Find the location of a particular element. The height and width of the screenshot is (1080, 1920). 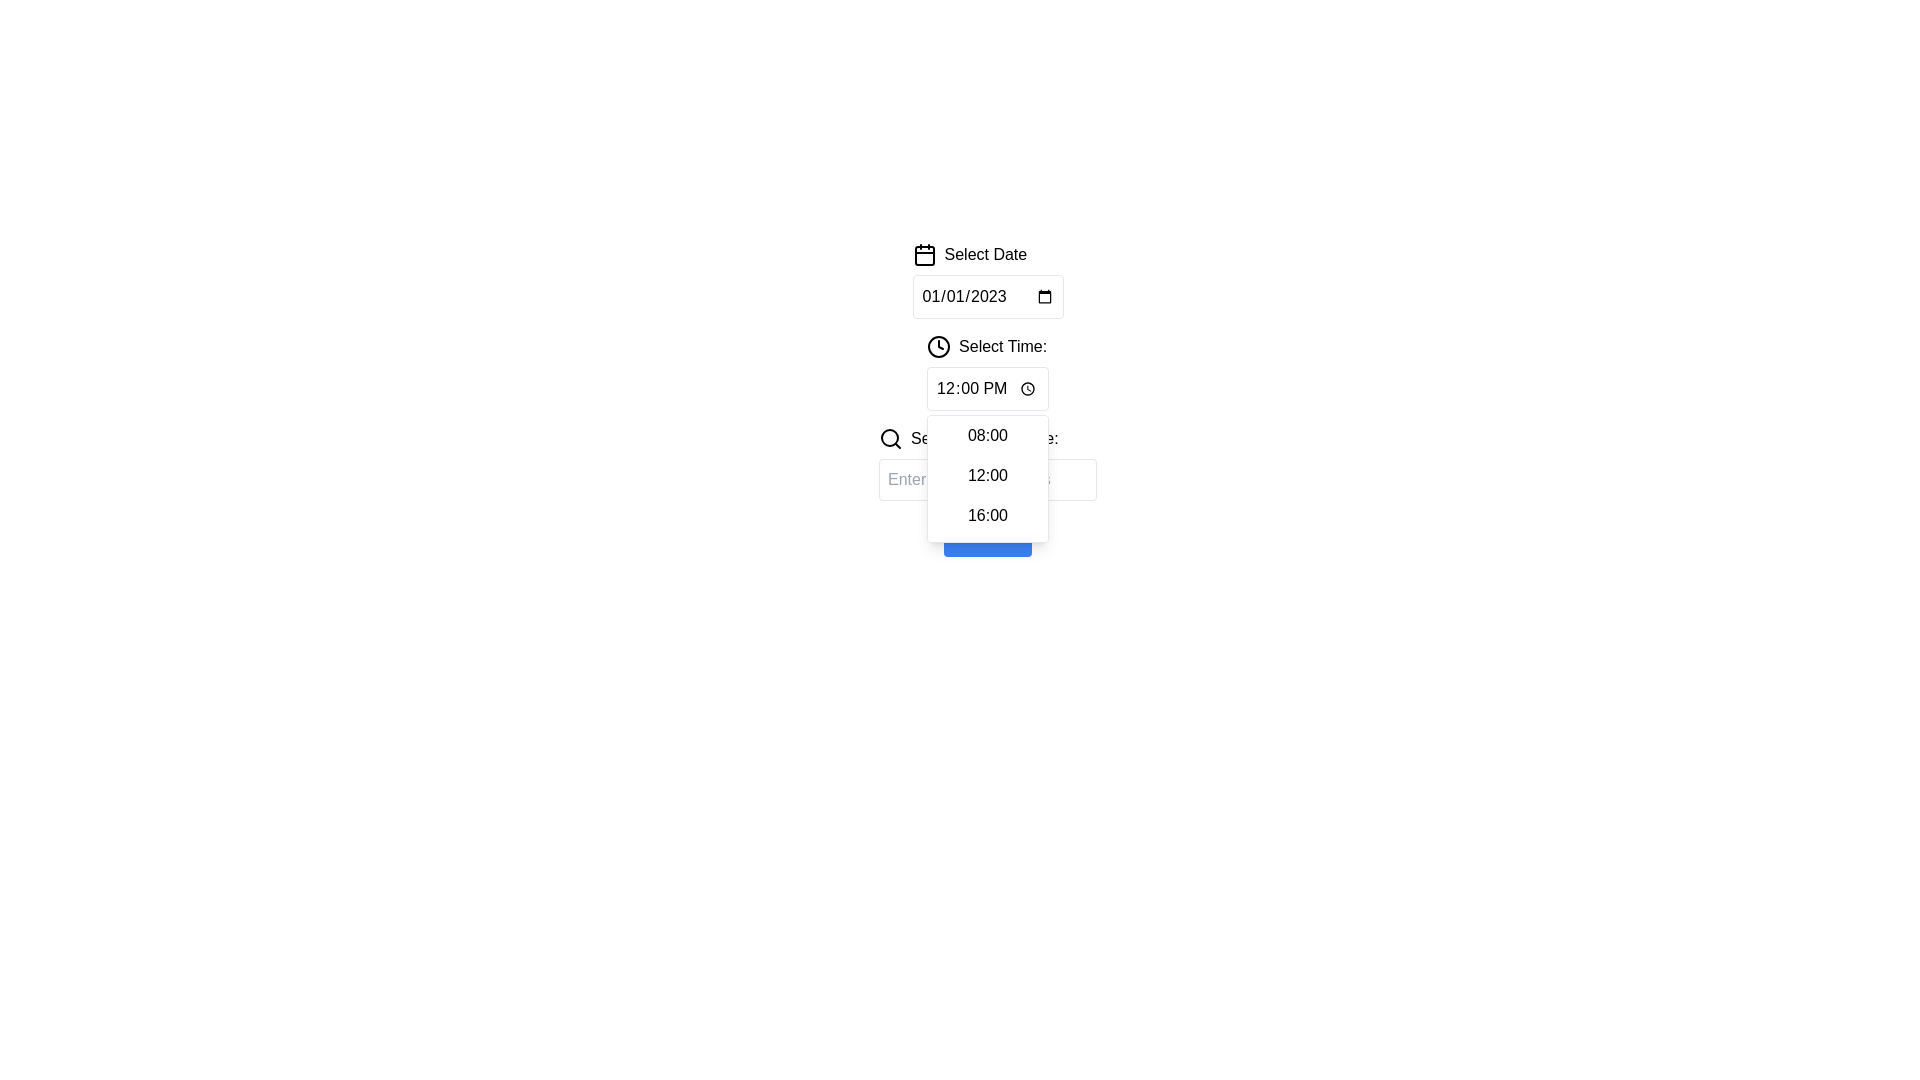

the selectable option item displaying '16:00' in the dropdown menu is located at coordinates (988, 515).